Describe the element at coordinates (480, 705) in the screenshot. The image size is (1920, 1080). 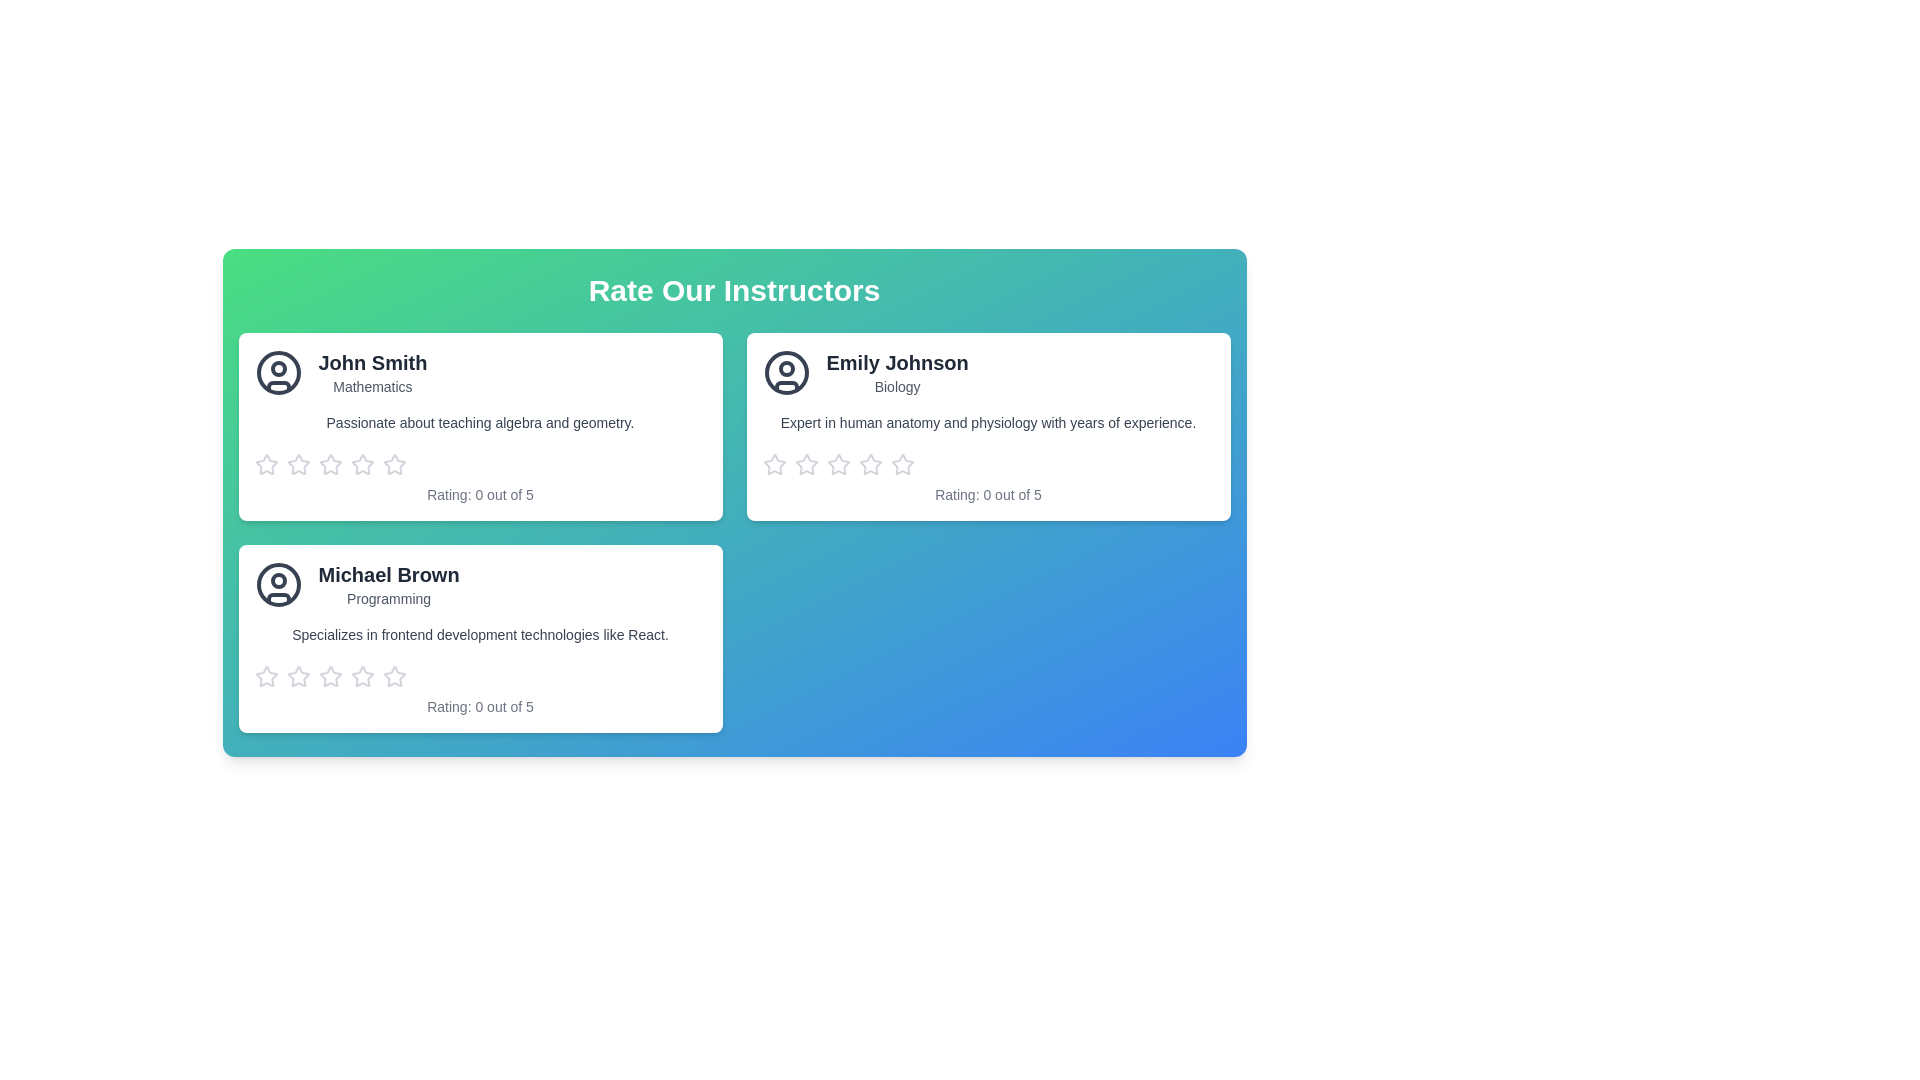
I see `the non-interactive text label that displays the current rating of 'Michael Brown', which shows '0 out of 5', located at the bottom of his profile card` at that location.